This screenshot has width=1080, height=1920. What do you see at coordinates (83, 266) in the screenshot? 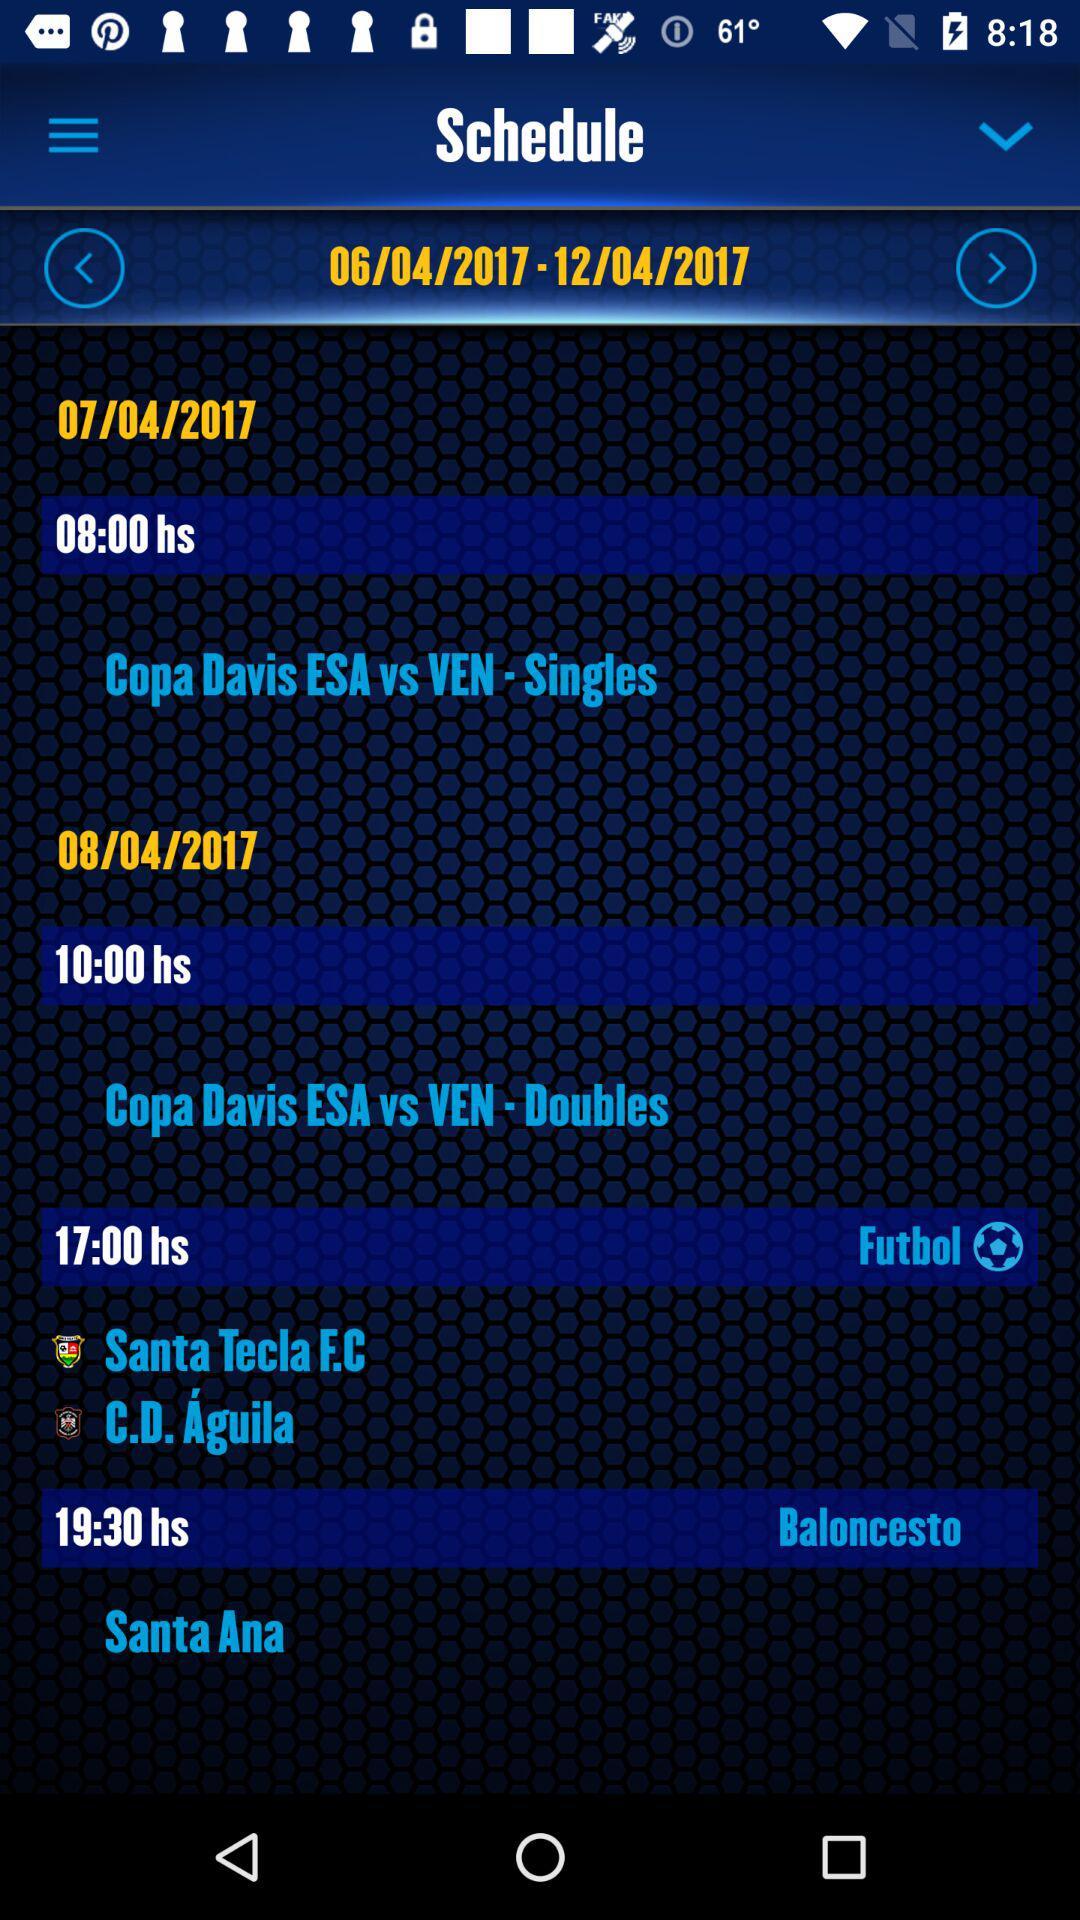
I see `back button` at bounding box center [83, 266].